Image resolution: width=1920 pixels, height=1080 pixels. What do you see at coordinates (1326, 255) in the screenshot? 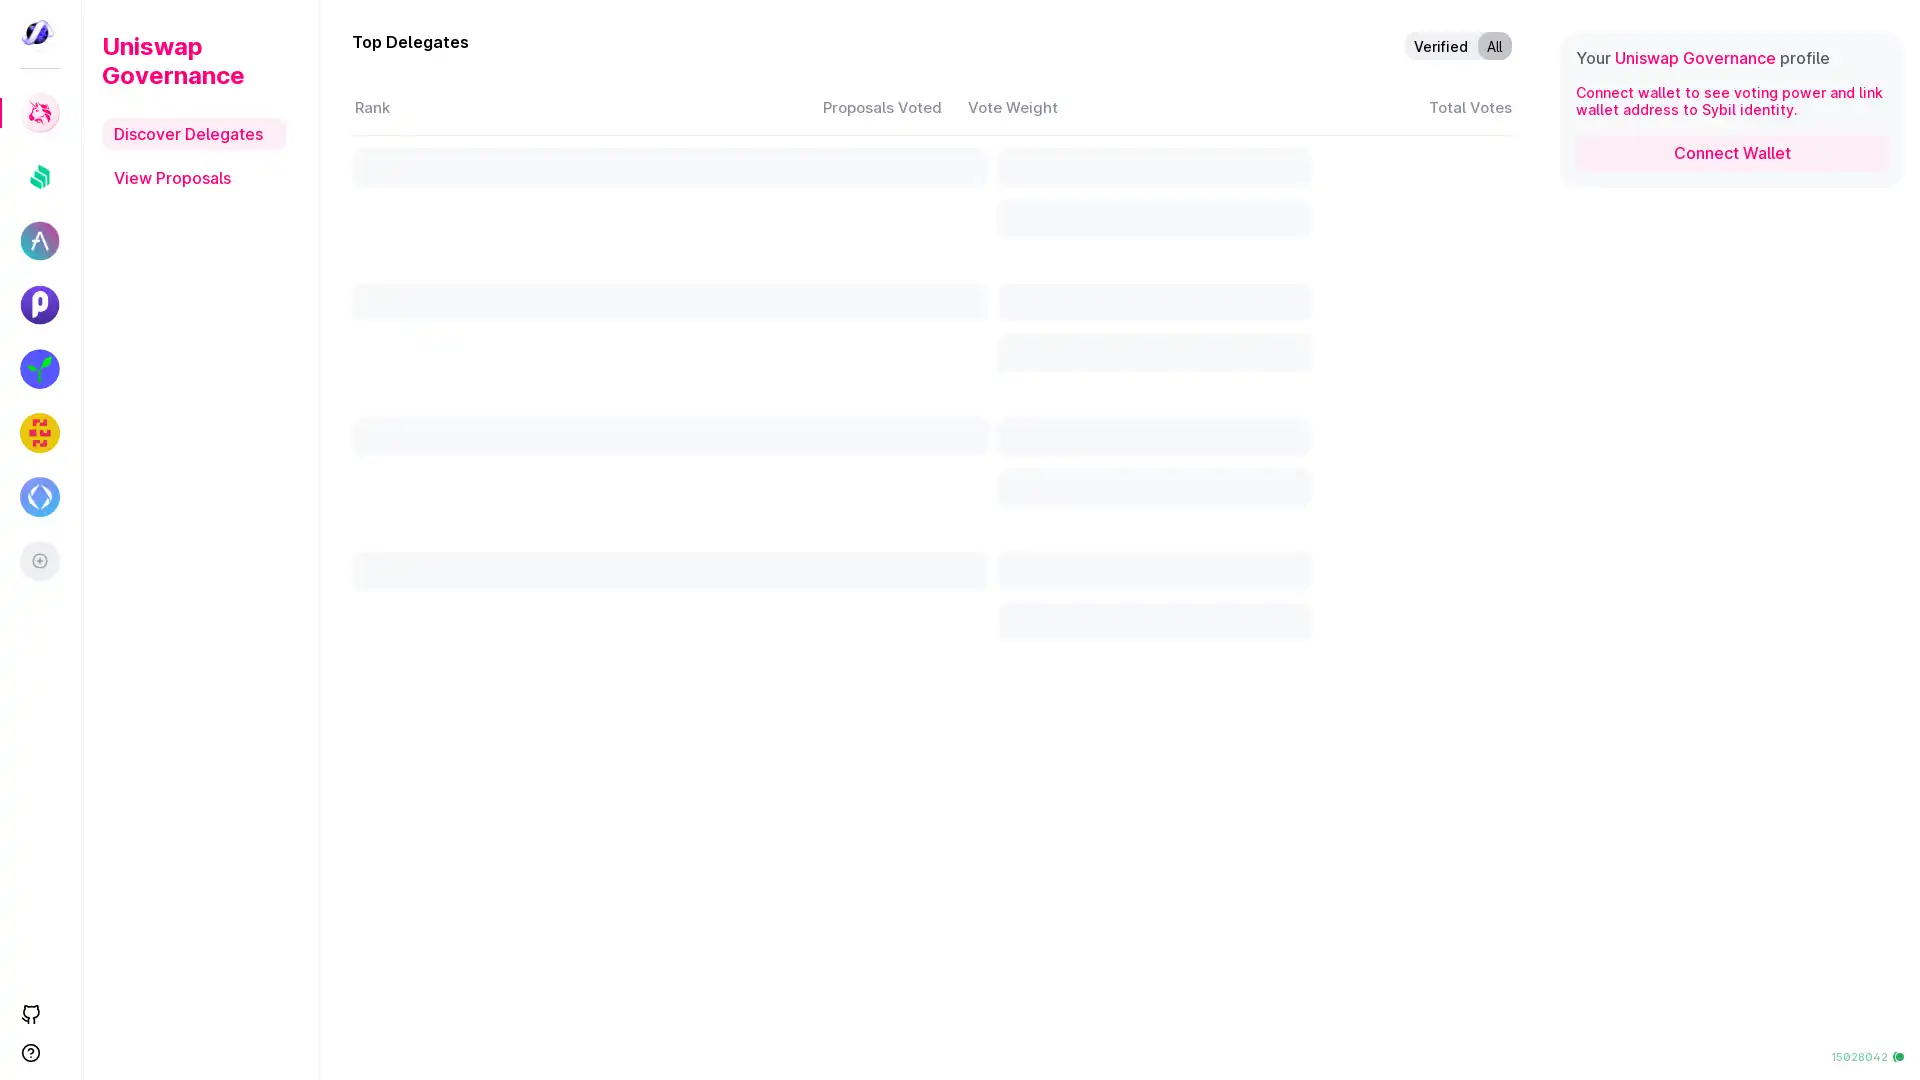
I see `Delegate` at bounding box center [1326, 255].